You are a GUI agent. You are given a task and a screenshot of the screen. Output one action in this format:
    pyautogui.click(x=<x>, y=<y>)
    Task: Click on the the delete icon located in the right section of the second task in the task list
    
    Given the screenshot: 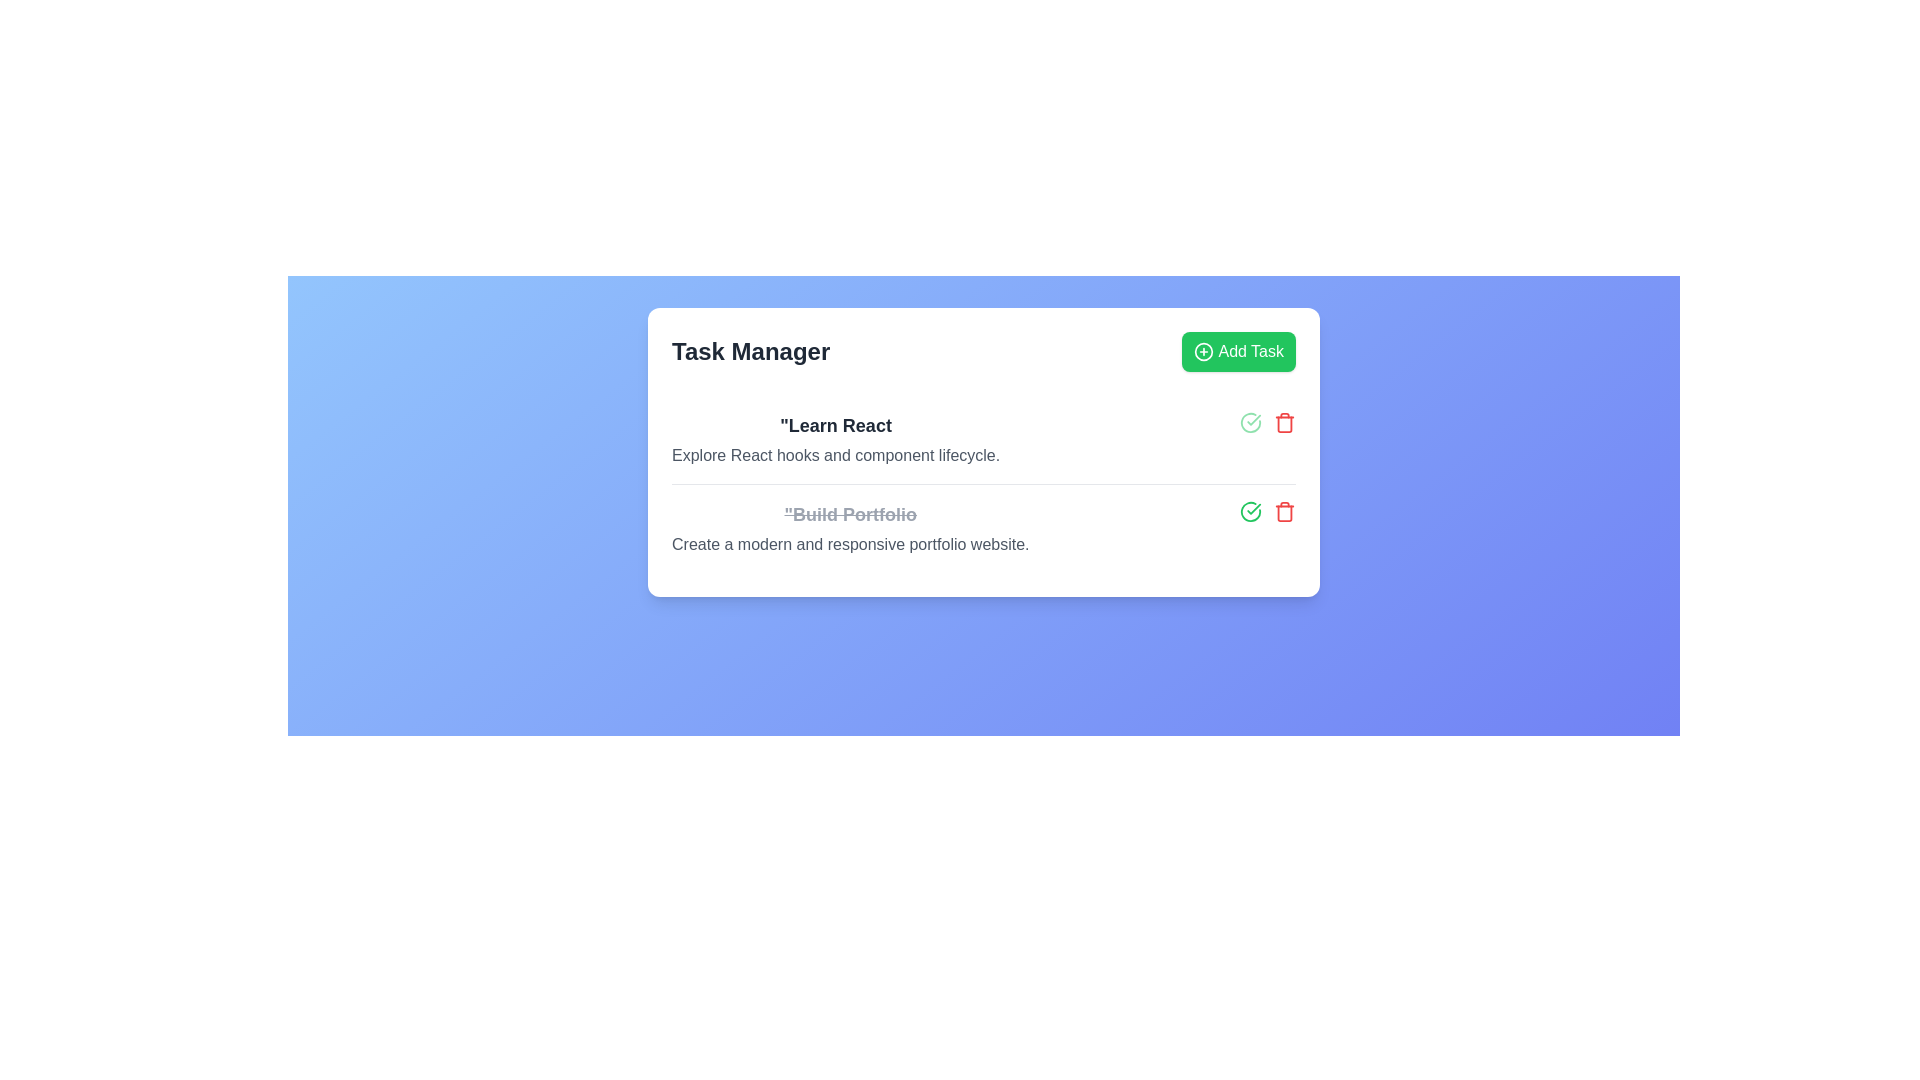 What is the action you would take?
    pyautogui.click(x=1285, y=423)
    